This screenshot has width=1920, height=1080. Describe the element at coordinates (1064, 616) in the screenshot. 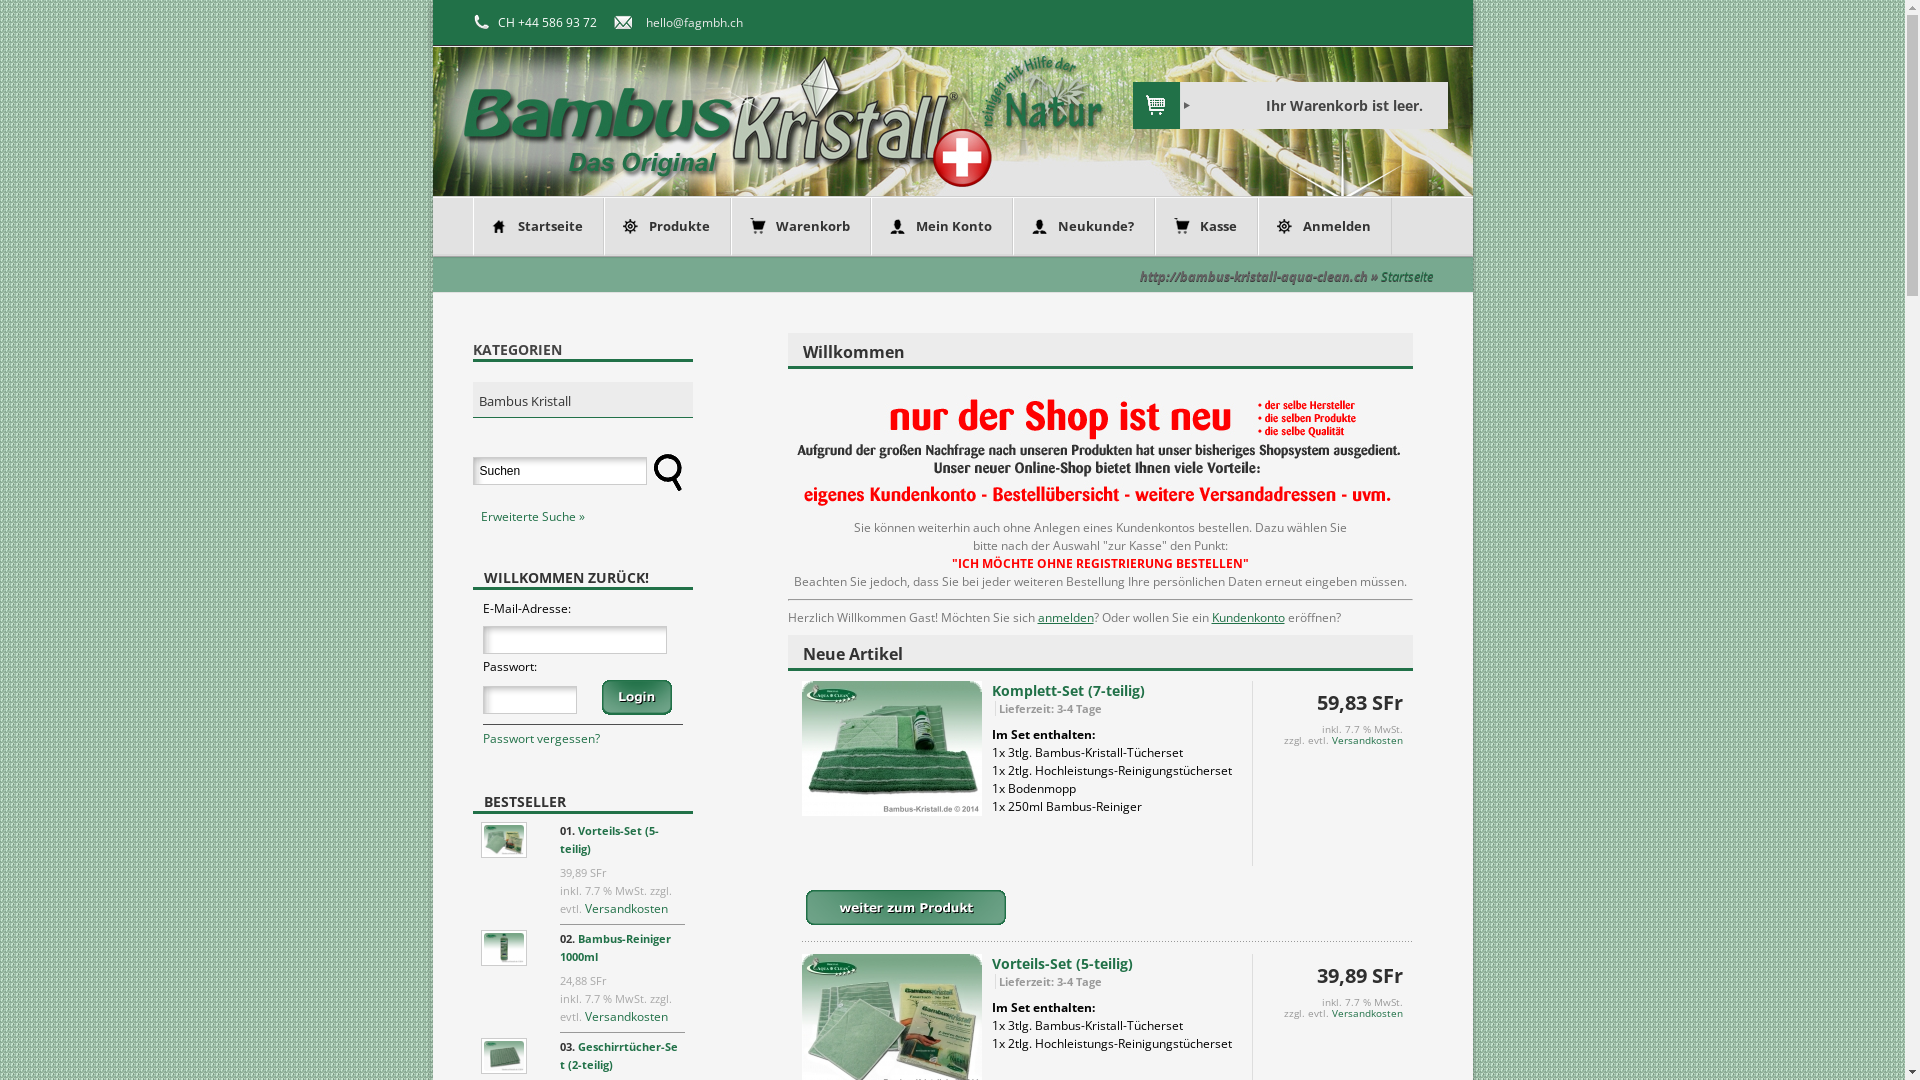

I see `'anmelden'` at that location.